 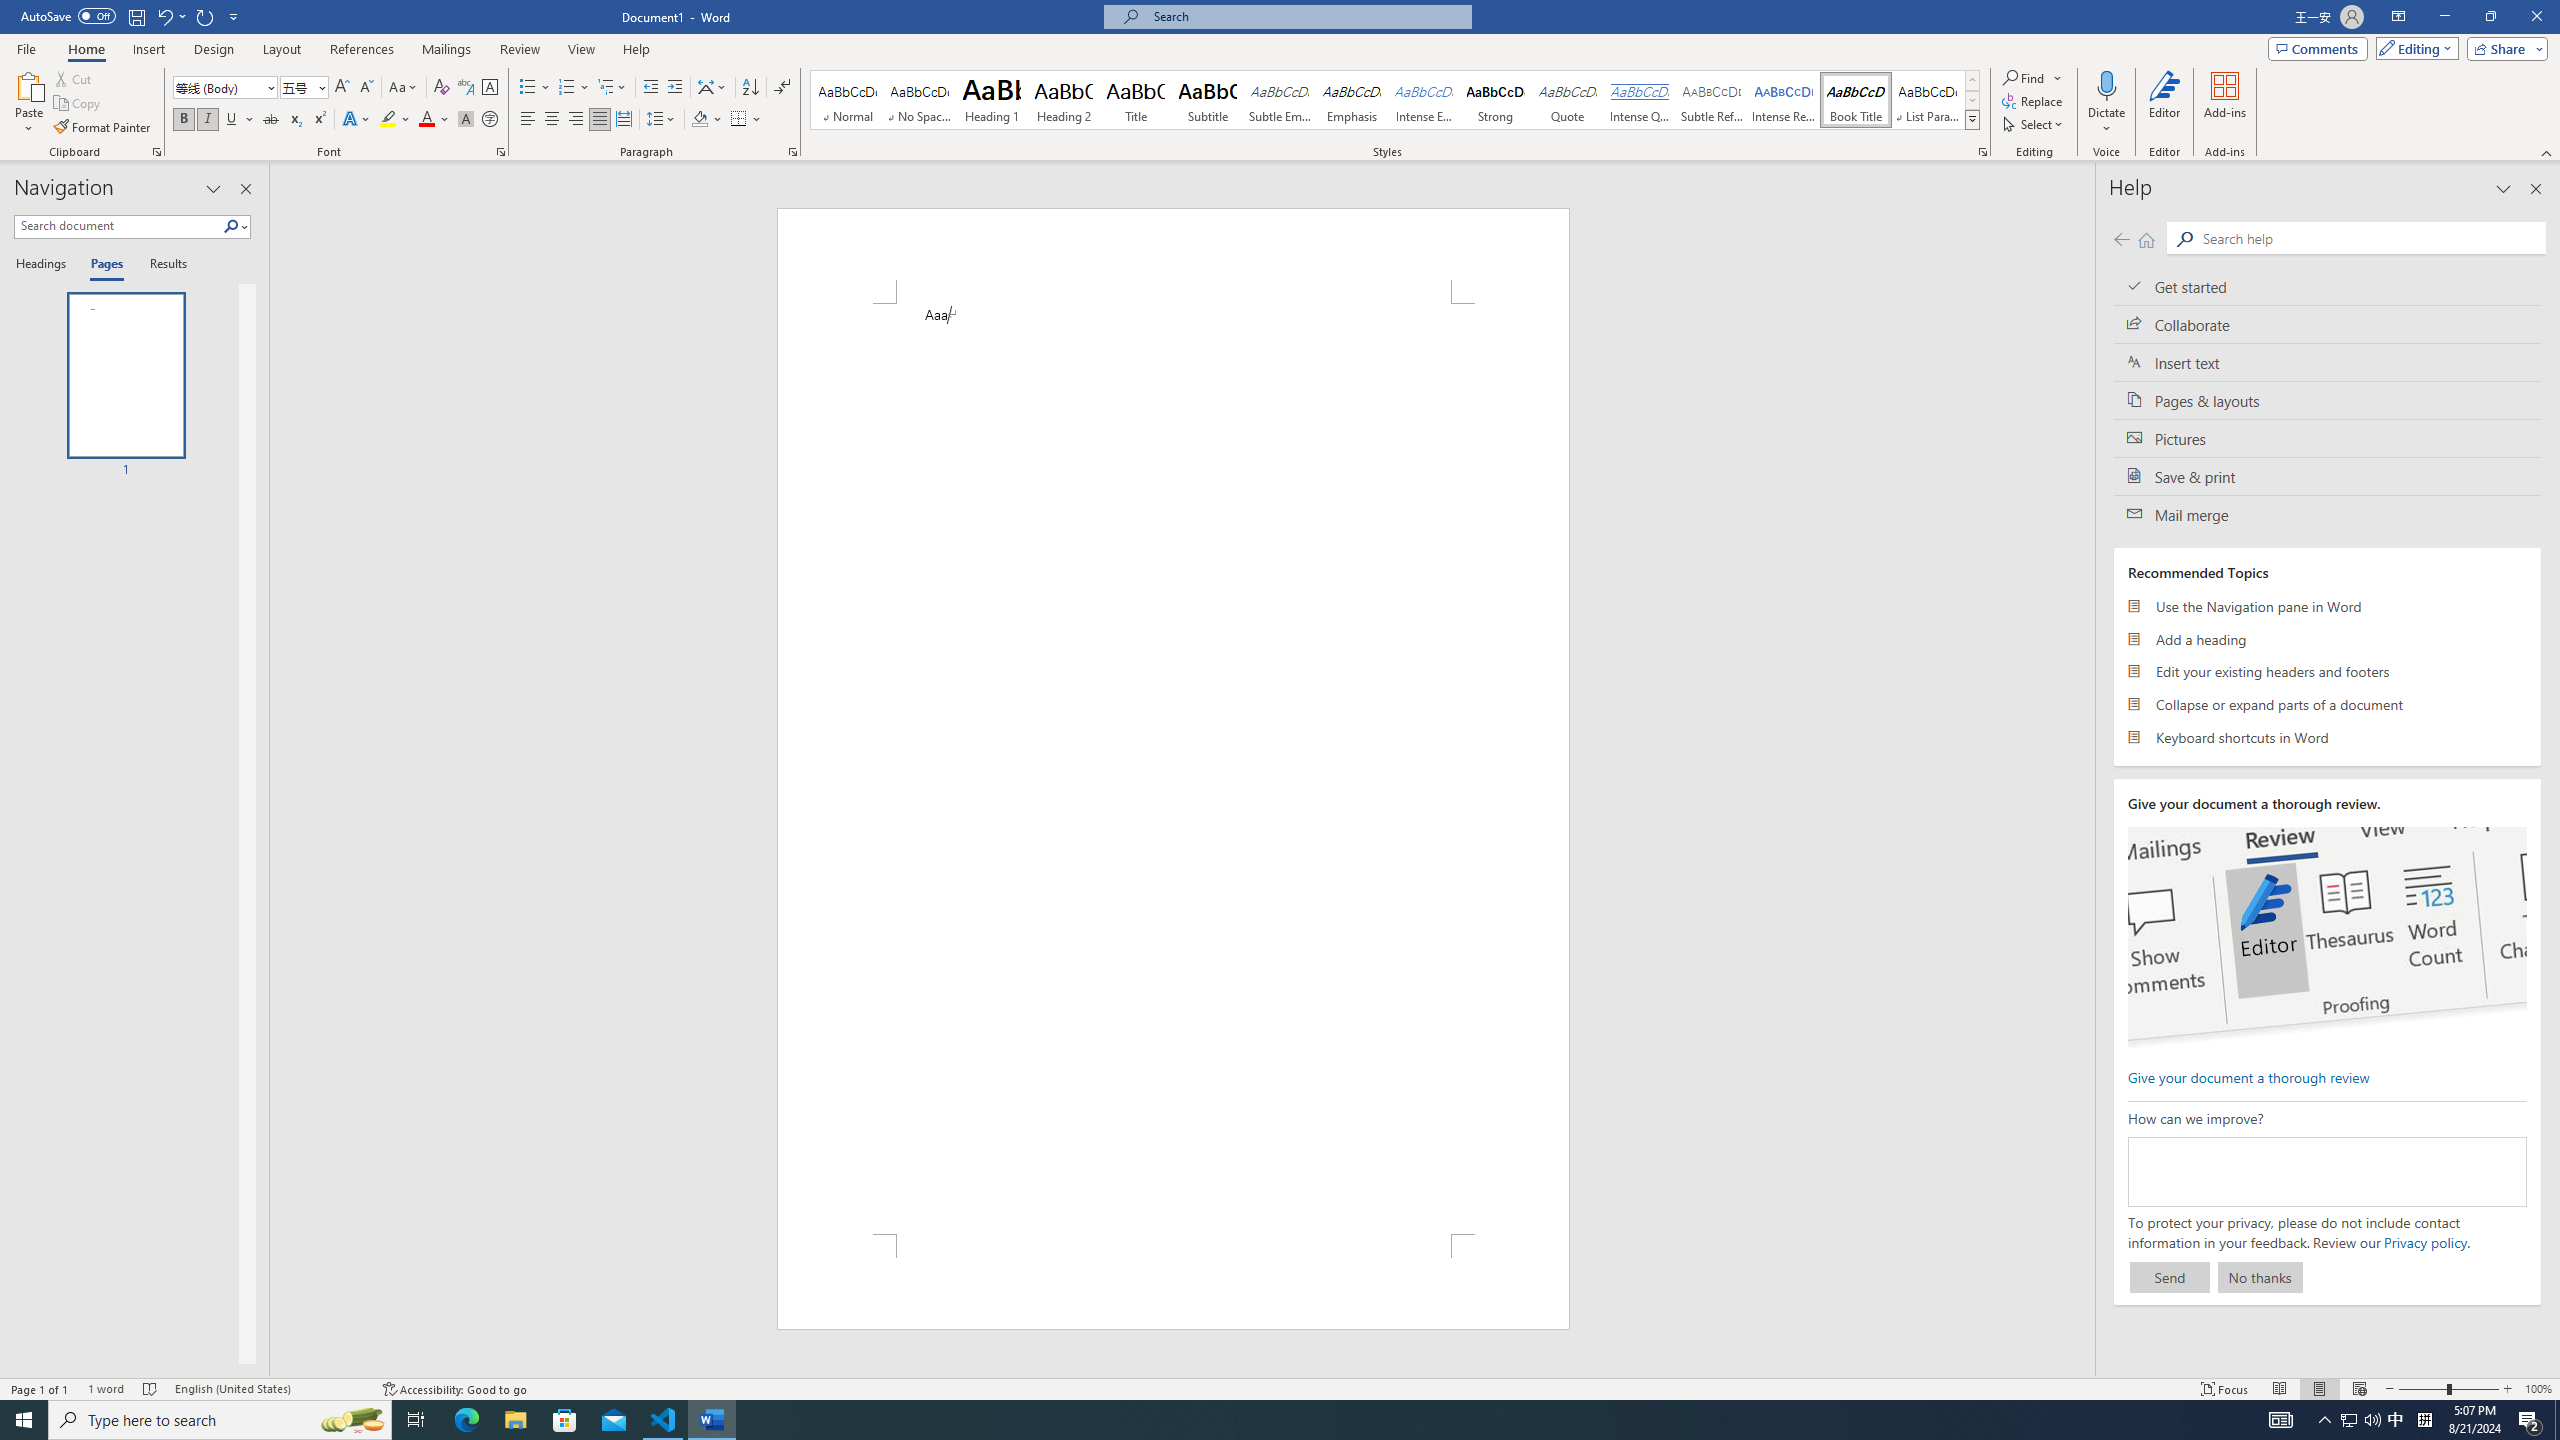 What do you see at coordinates (2327, 704) in the screenshot?
I see `'Collapse or expand parts of a document'` at bounding box center [2327, 704].